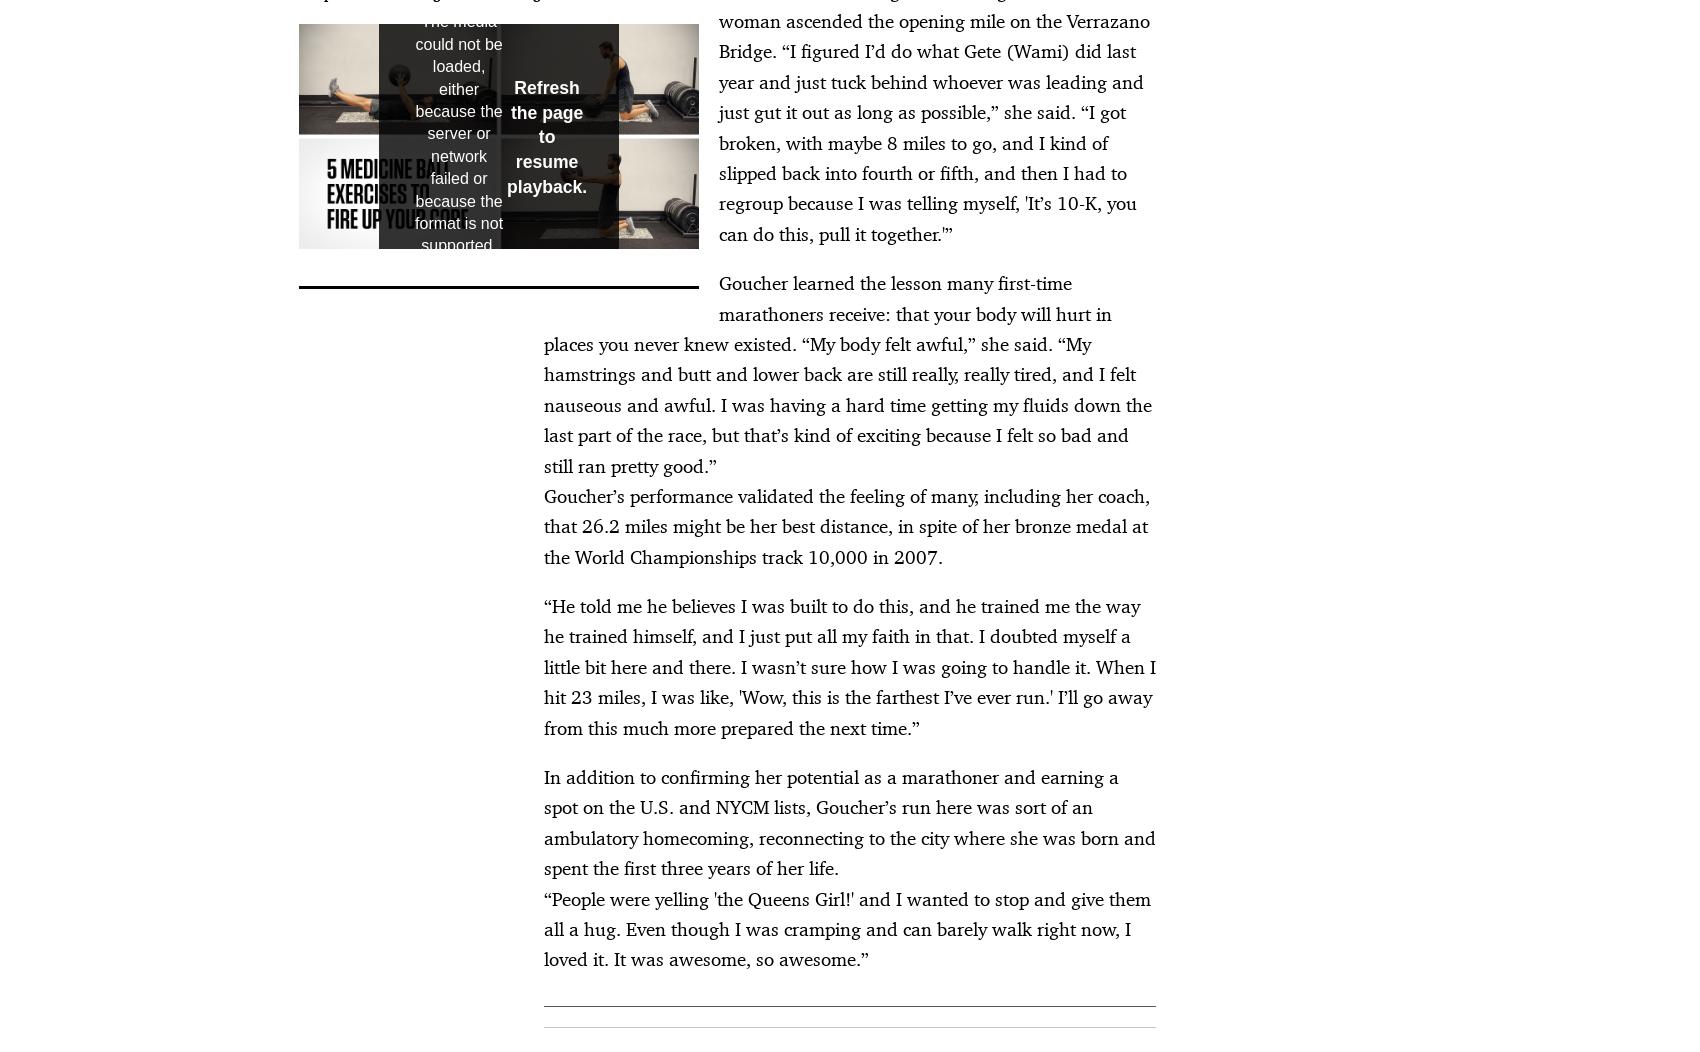  Describe the element at coordinates (1129, 561) in the screenshot. I see `'Give A Gift'` at that location.